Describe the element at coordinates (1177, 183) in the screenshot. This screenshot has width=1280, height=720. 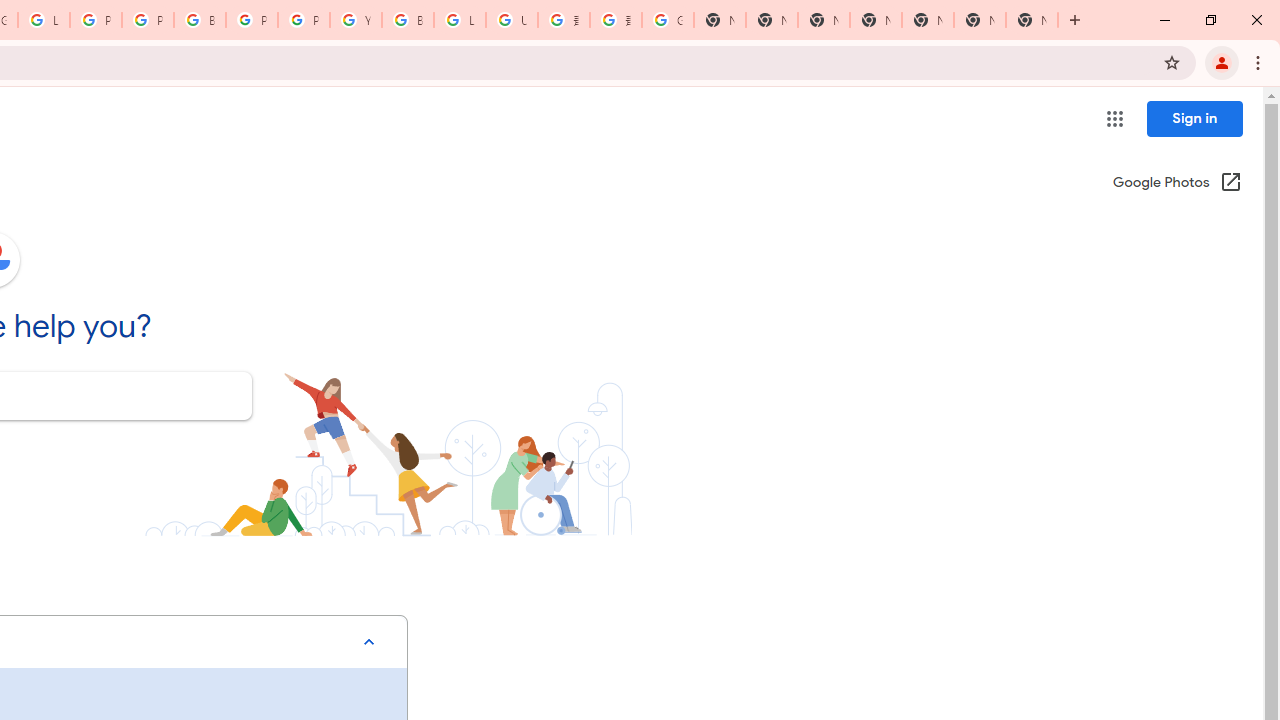
I see `'Google Photos (Open in a new window)'` at that location.